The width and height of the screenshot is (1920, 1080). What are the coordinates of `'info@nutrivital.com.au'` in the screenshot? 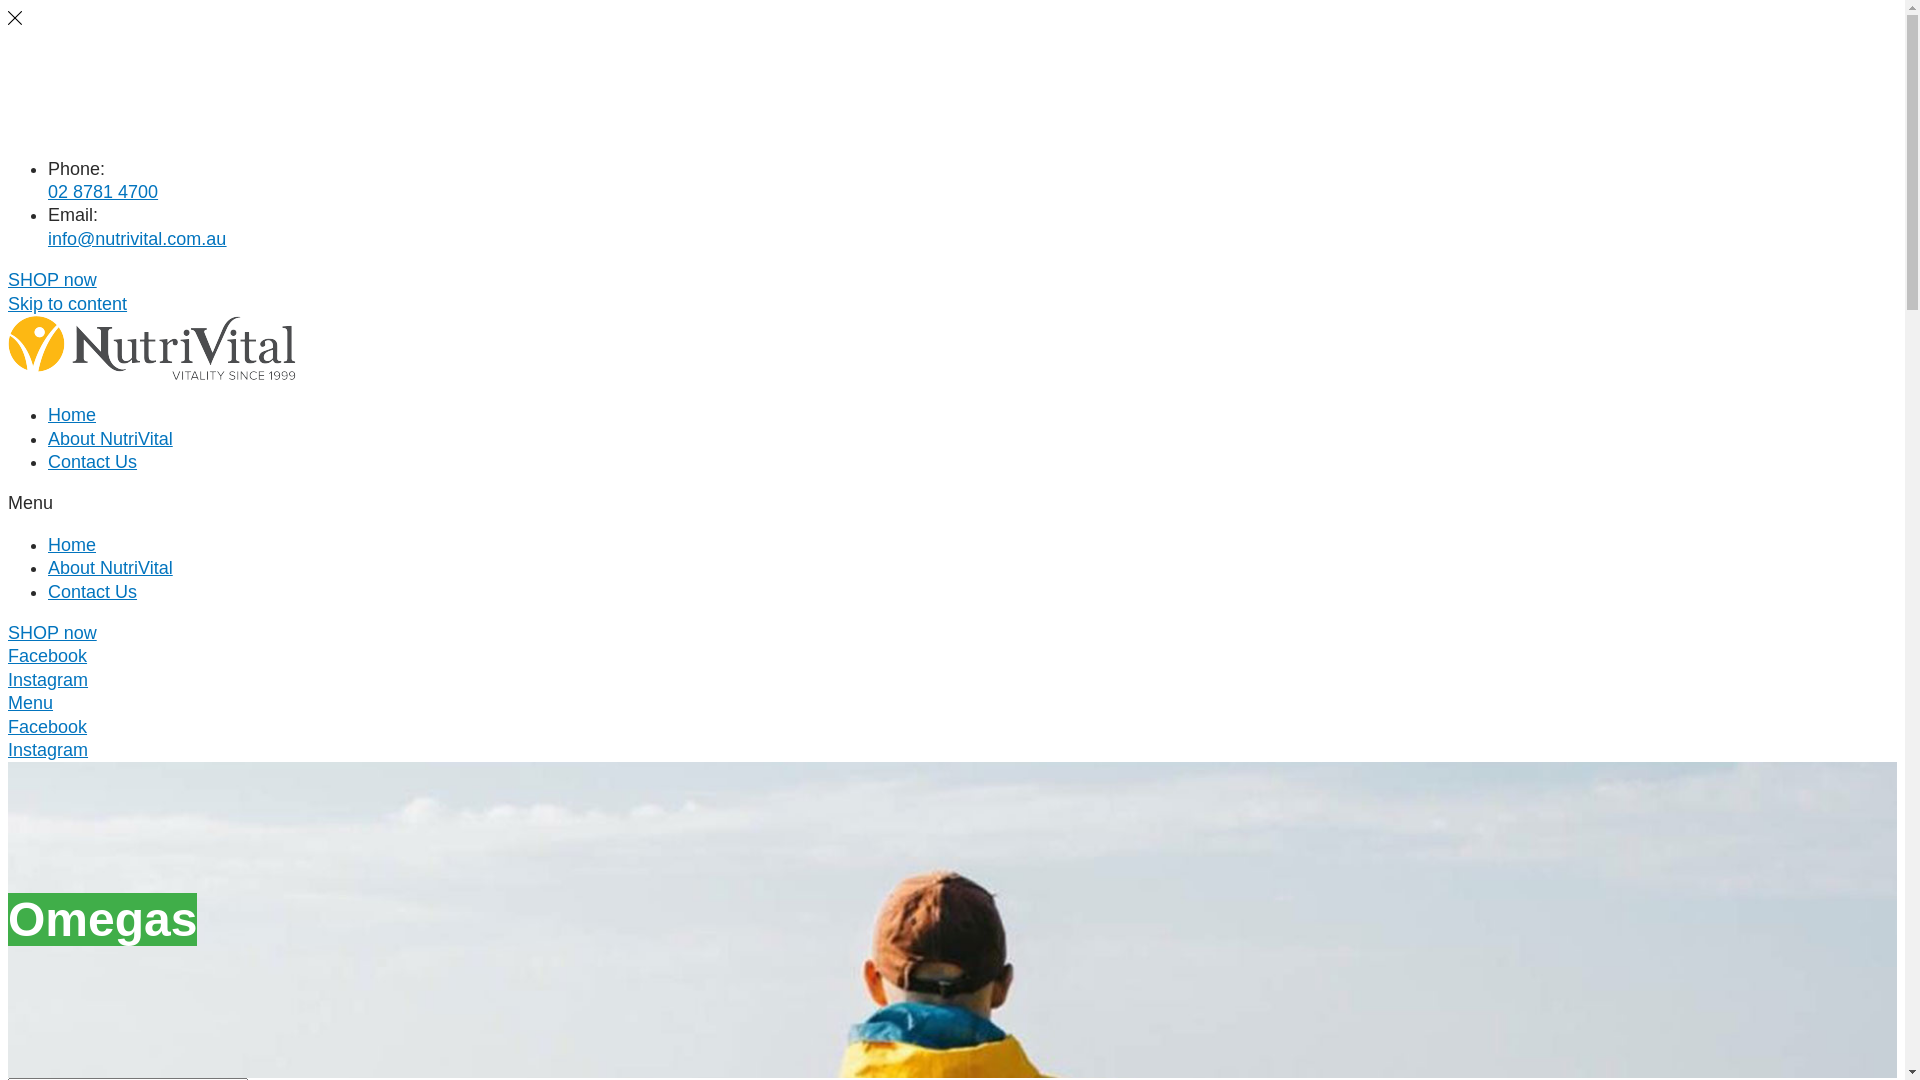 It's located at (136, 238).